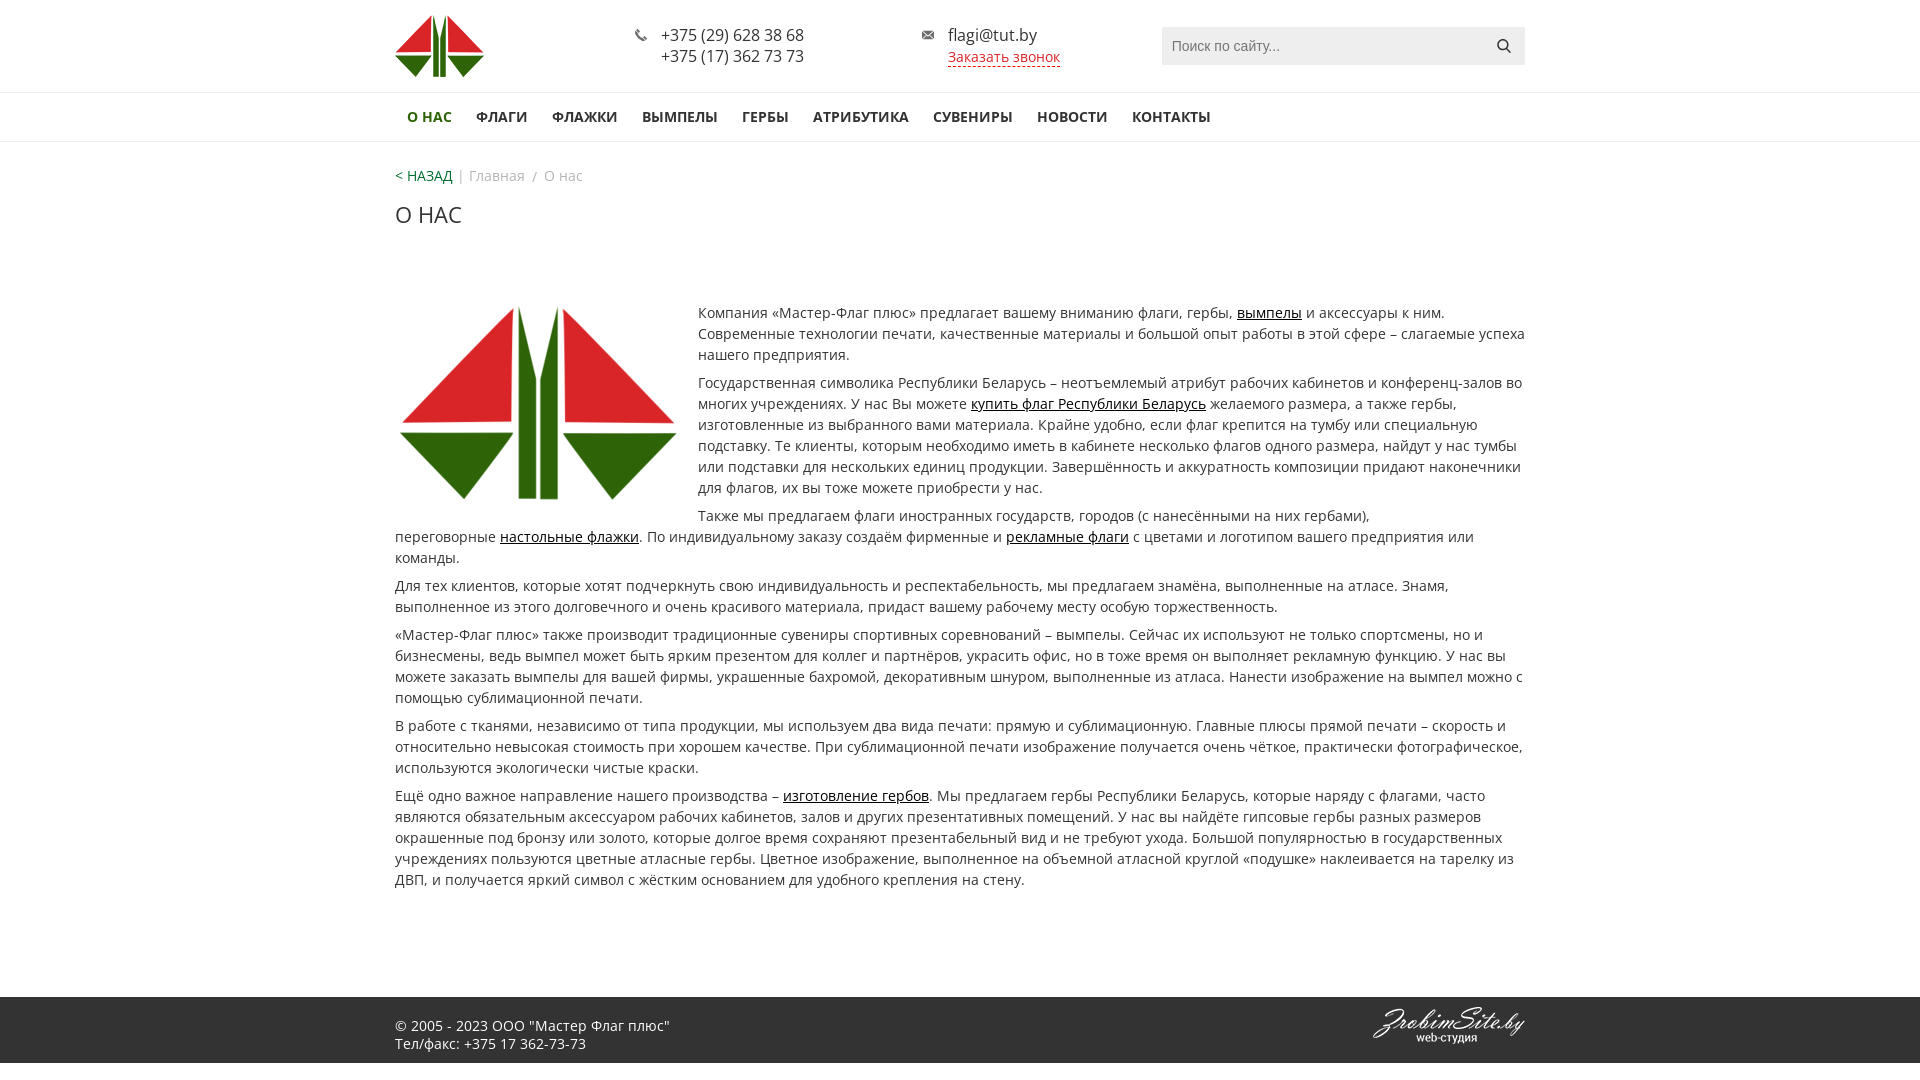 This screenshot has height=1080, width=1920. What do you see at coordinates (992, 34) in the screenshot?
I see `'flagi@tut.by'` at bounding box center [992, 34].